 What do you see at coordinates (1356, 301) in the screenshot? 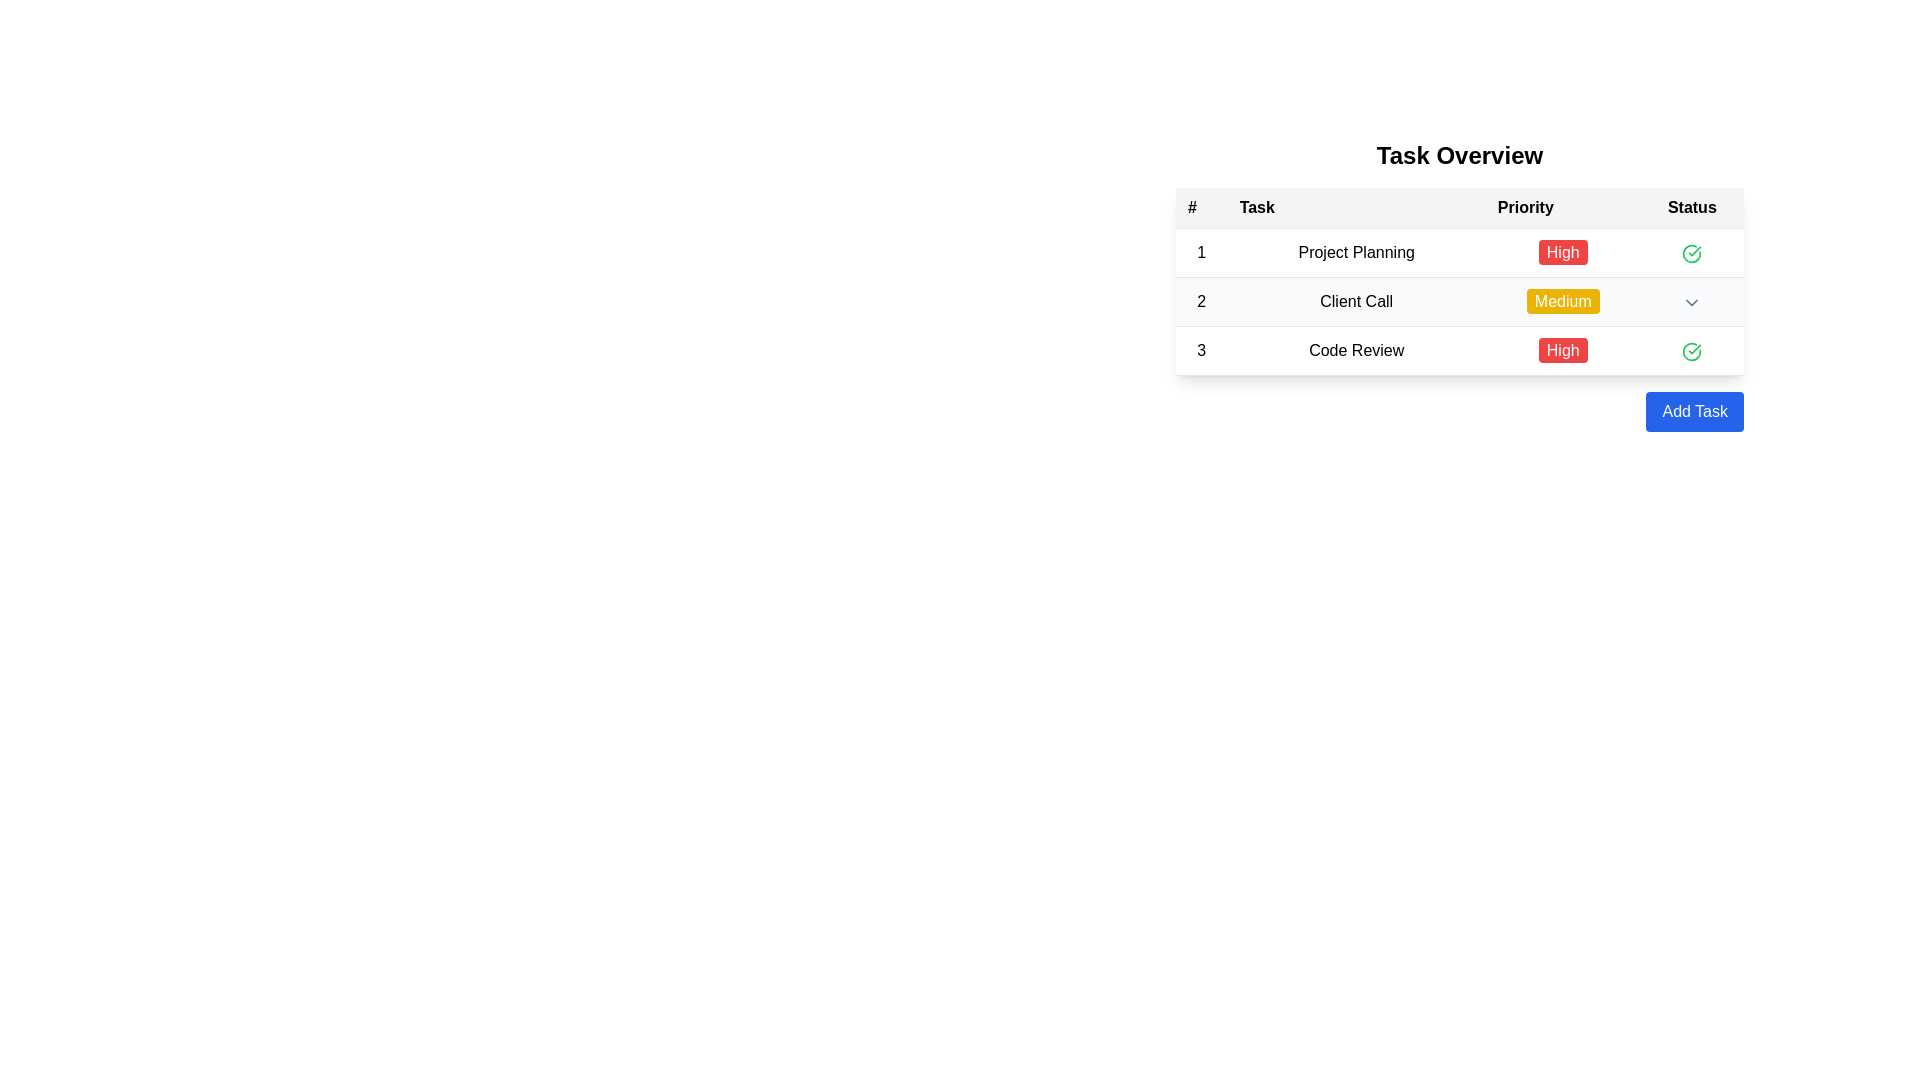
I see `the 'Client Call' text label located in the second row of the 'Task' column in the task overview table` at bounding box center [1356, 301].